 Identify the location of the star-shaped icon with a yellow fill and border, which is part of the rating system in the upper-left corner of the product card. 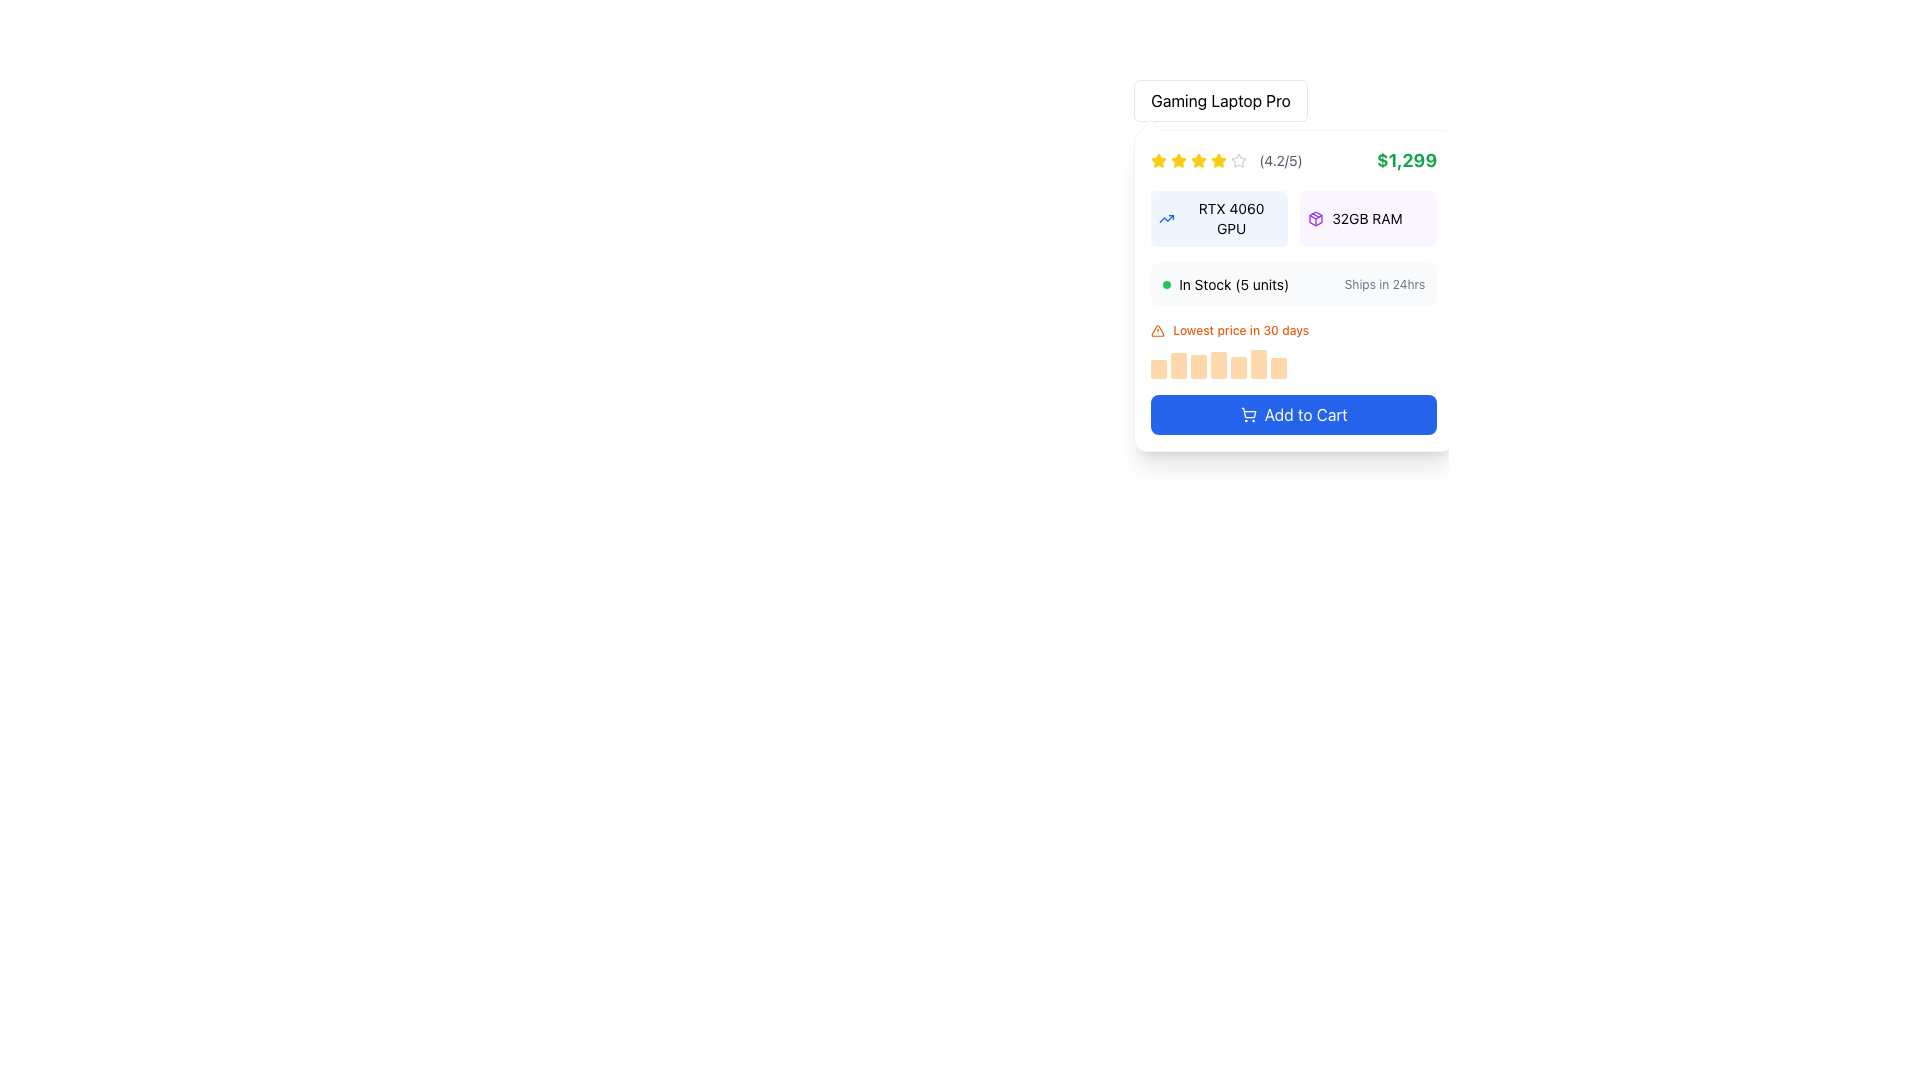
(1159, 159).